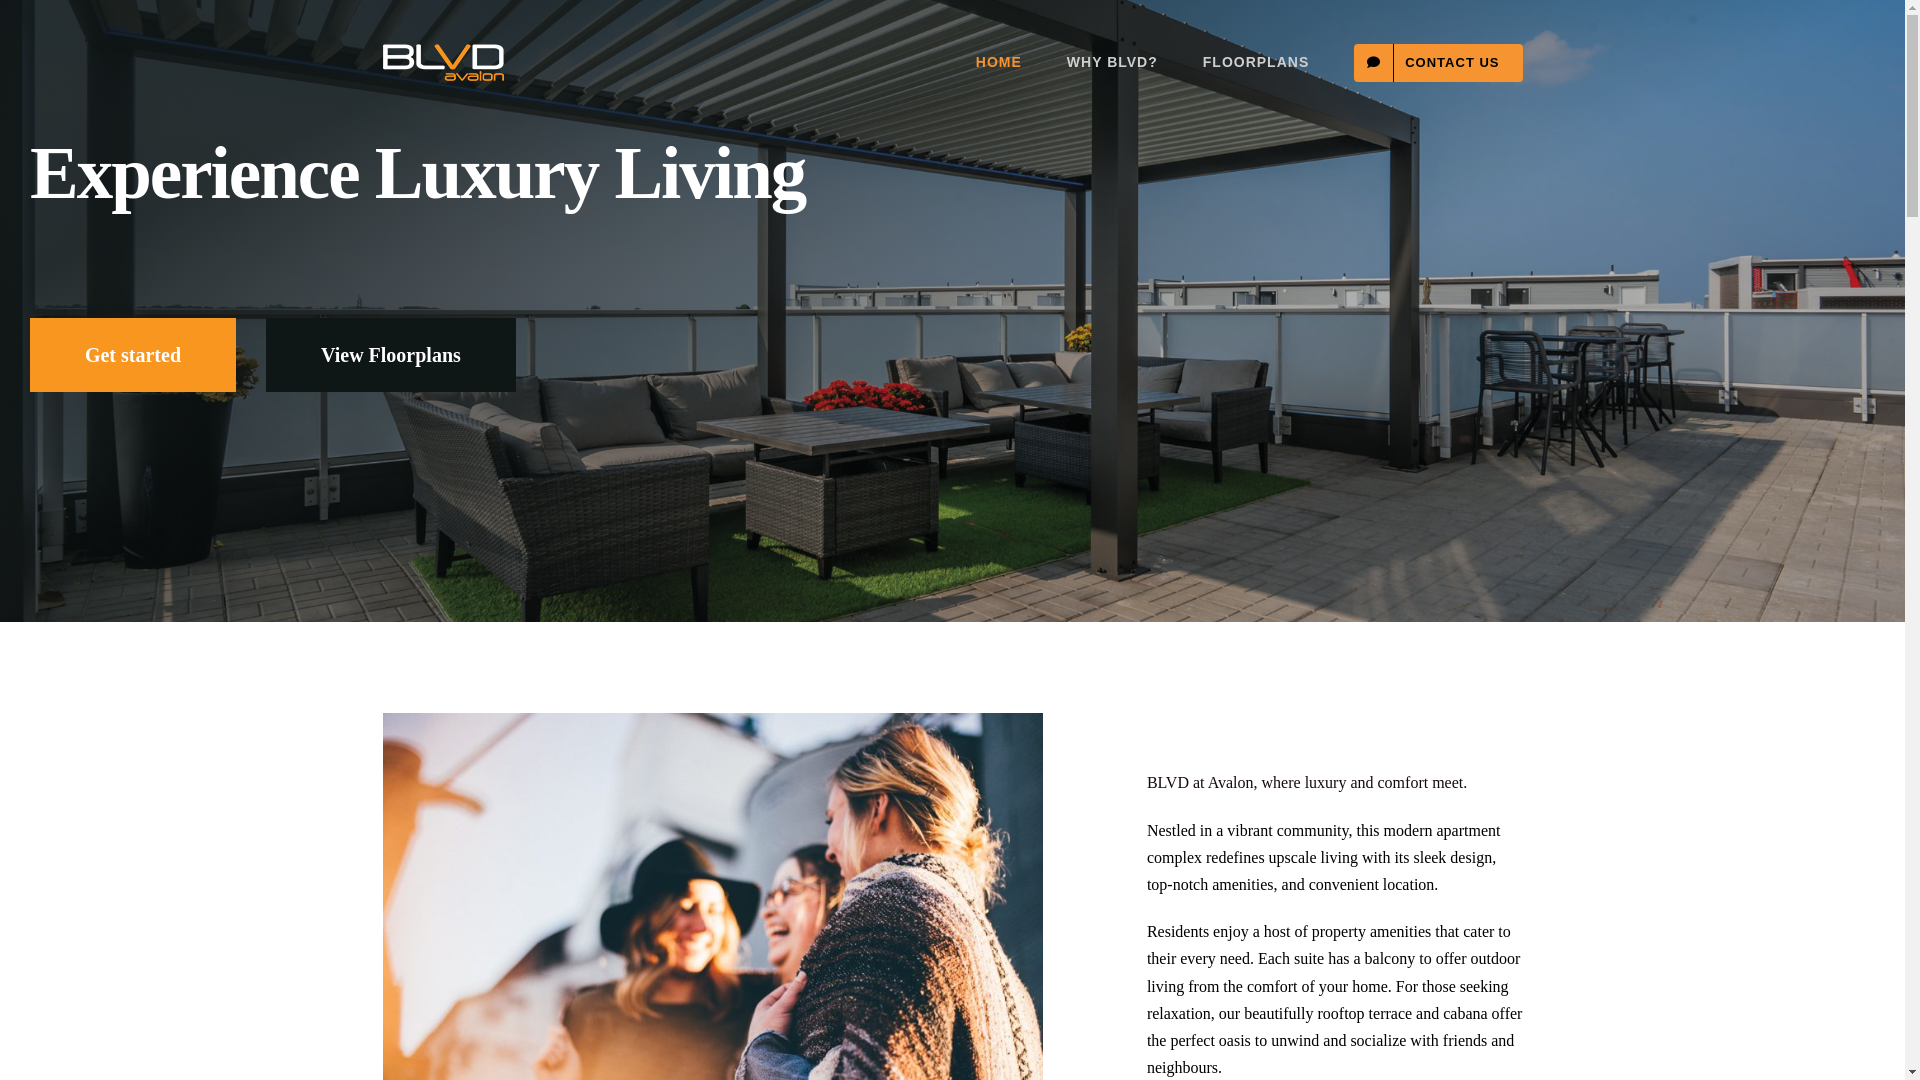  I want to click on 'HOME', so click(998, 60).